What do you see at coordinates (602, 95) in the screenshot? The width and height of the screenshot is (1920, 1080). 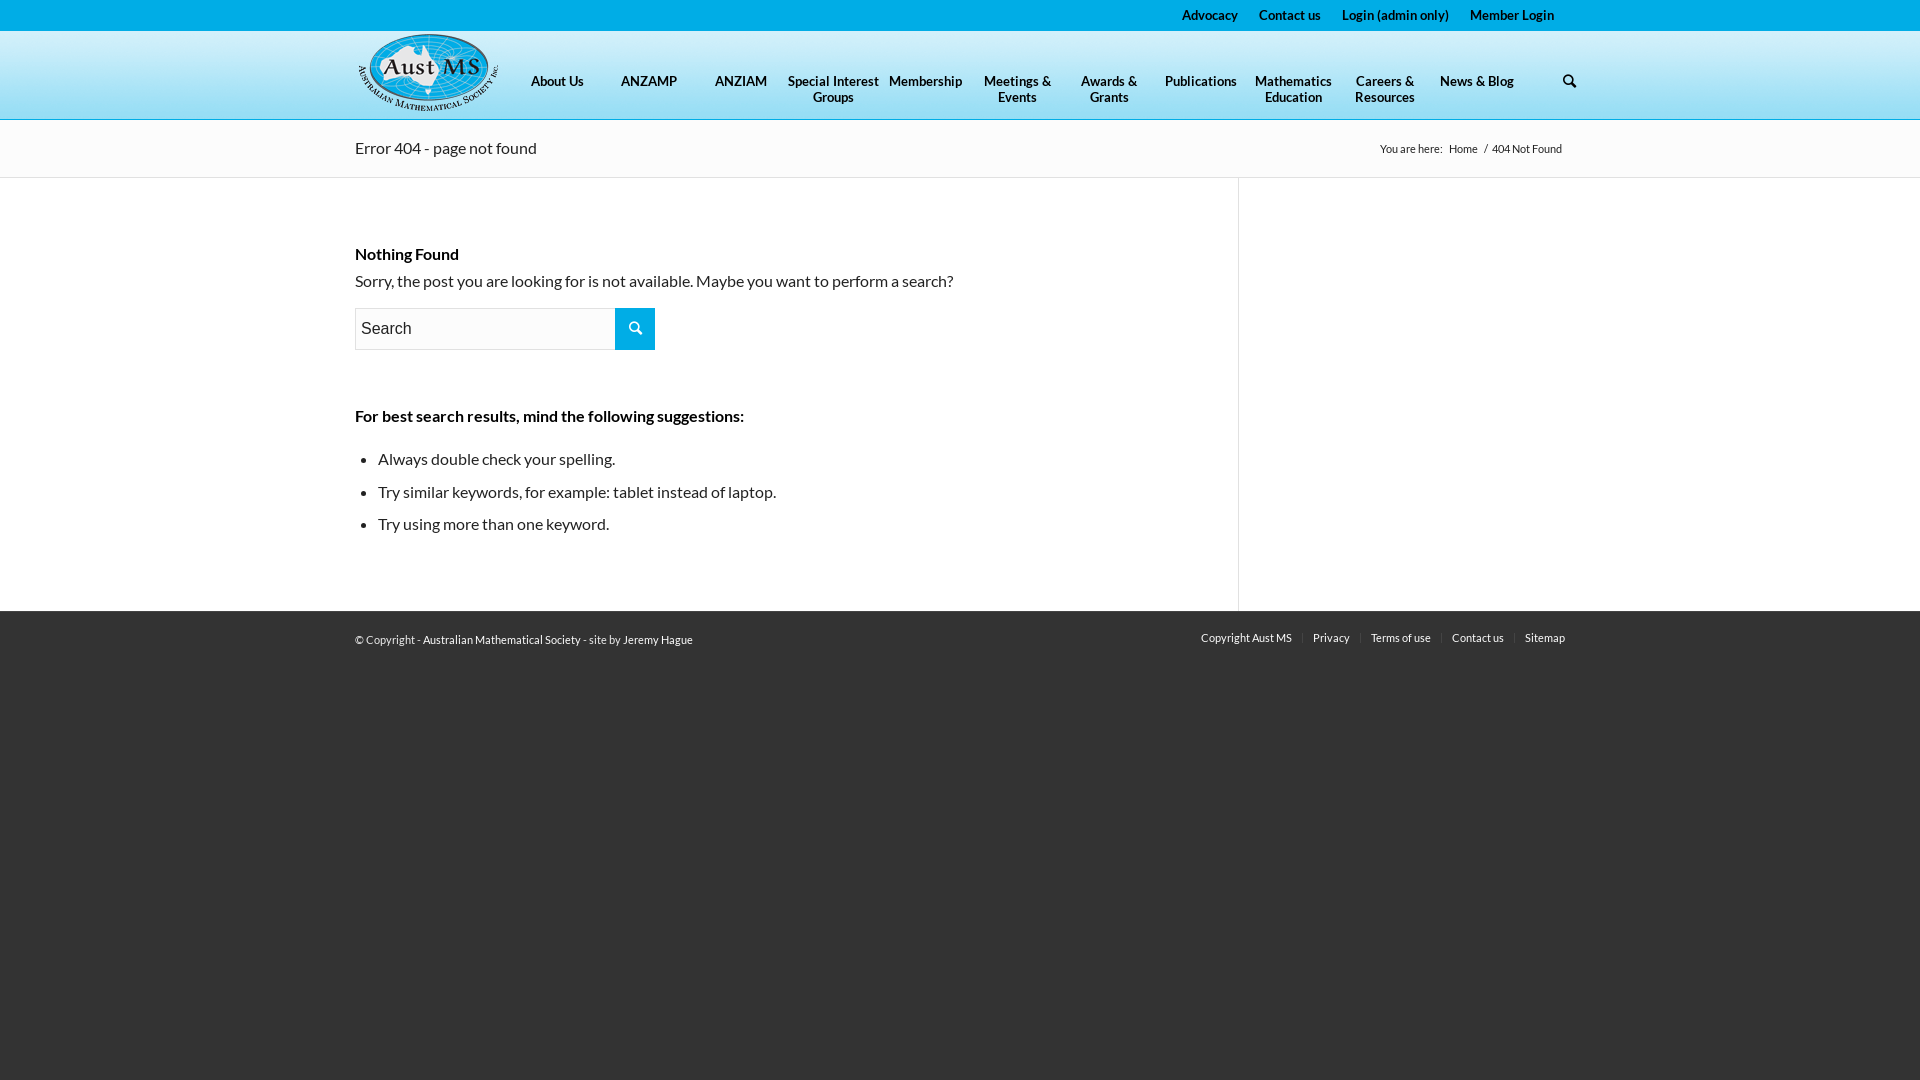 I see `'ANZAMP'` at bounding box center [602, 95].